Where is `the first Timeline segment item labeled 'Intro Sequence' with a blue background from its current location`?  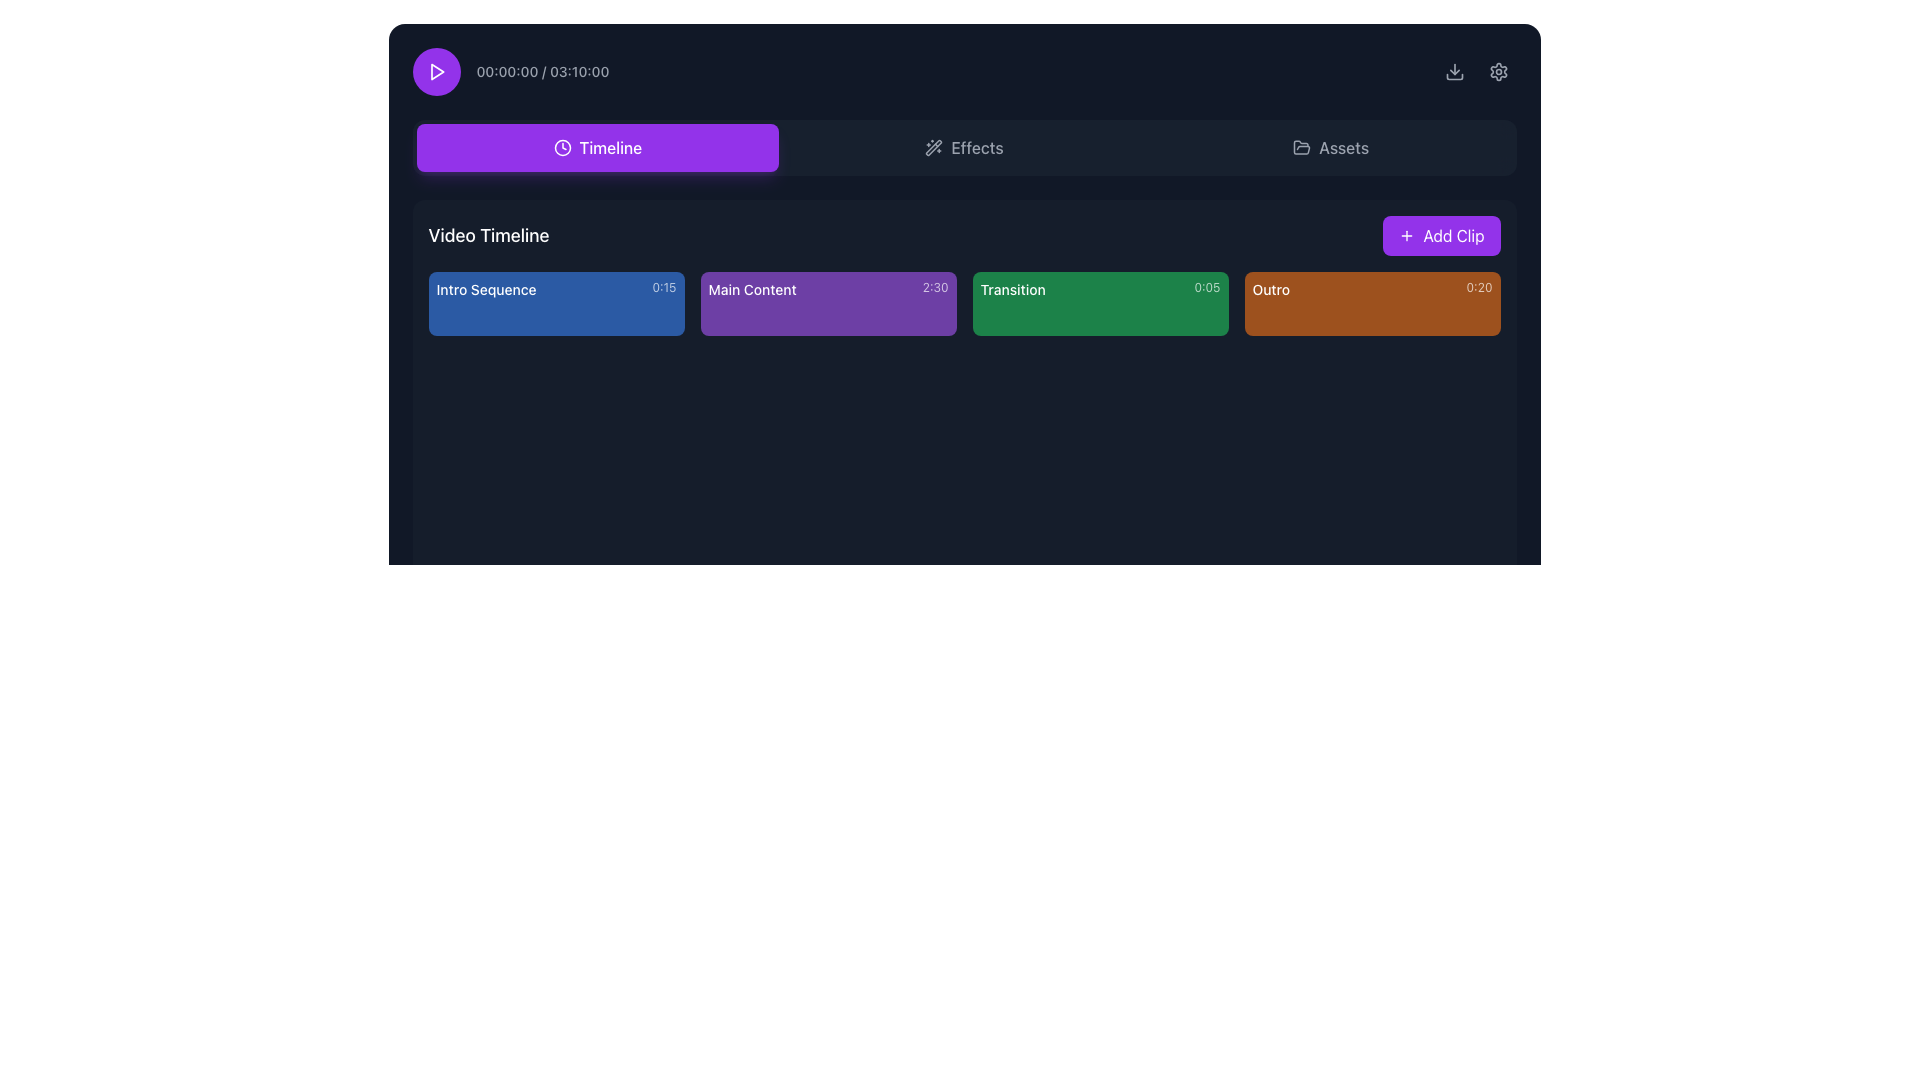
the first Timeline segment item labeled 'Intro Sequence' with a blue background from its current location is located at coordinates (556, 304).